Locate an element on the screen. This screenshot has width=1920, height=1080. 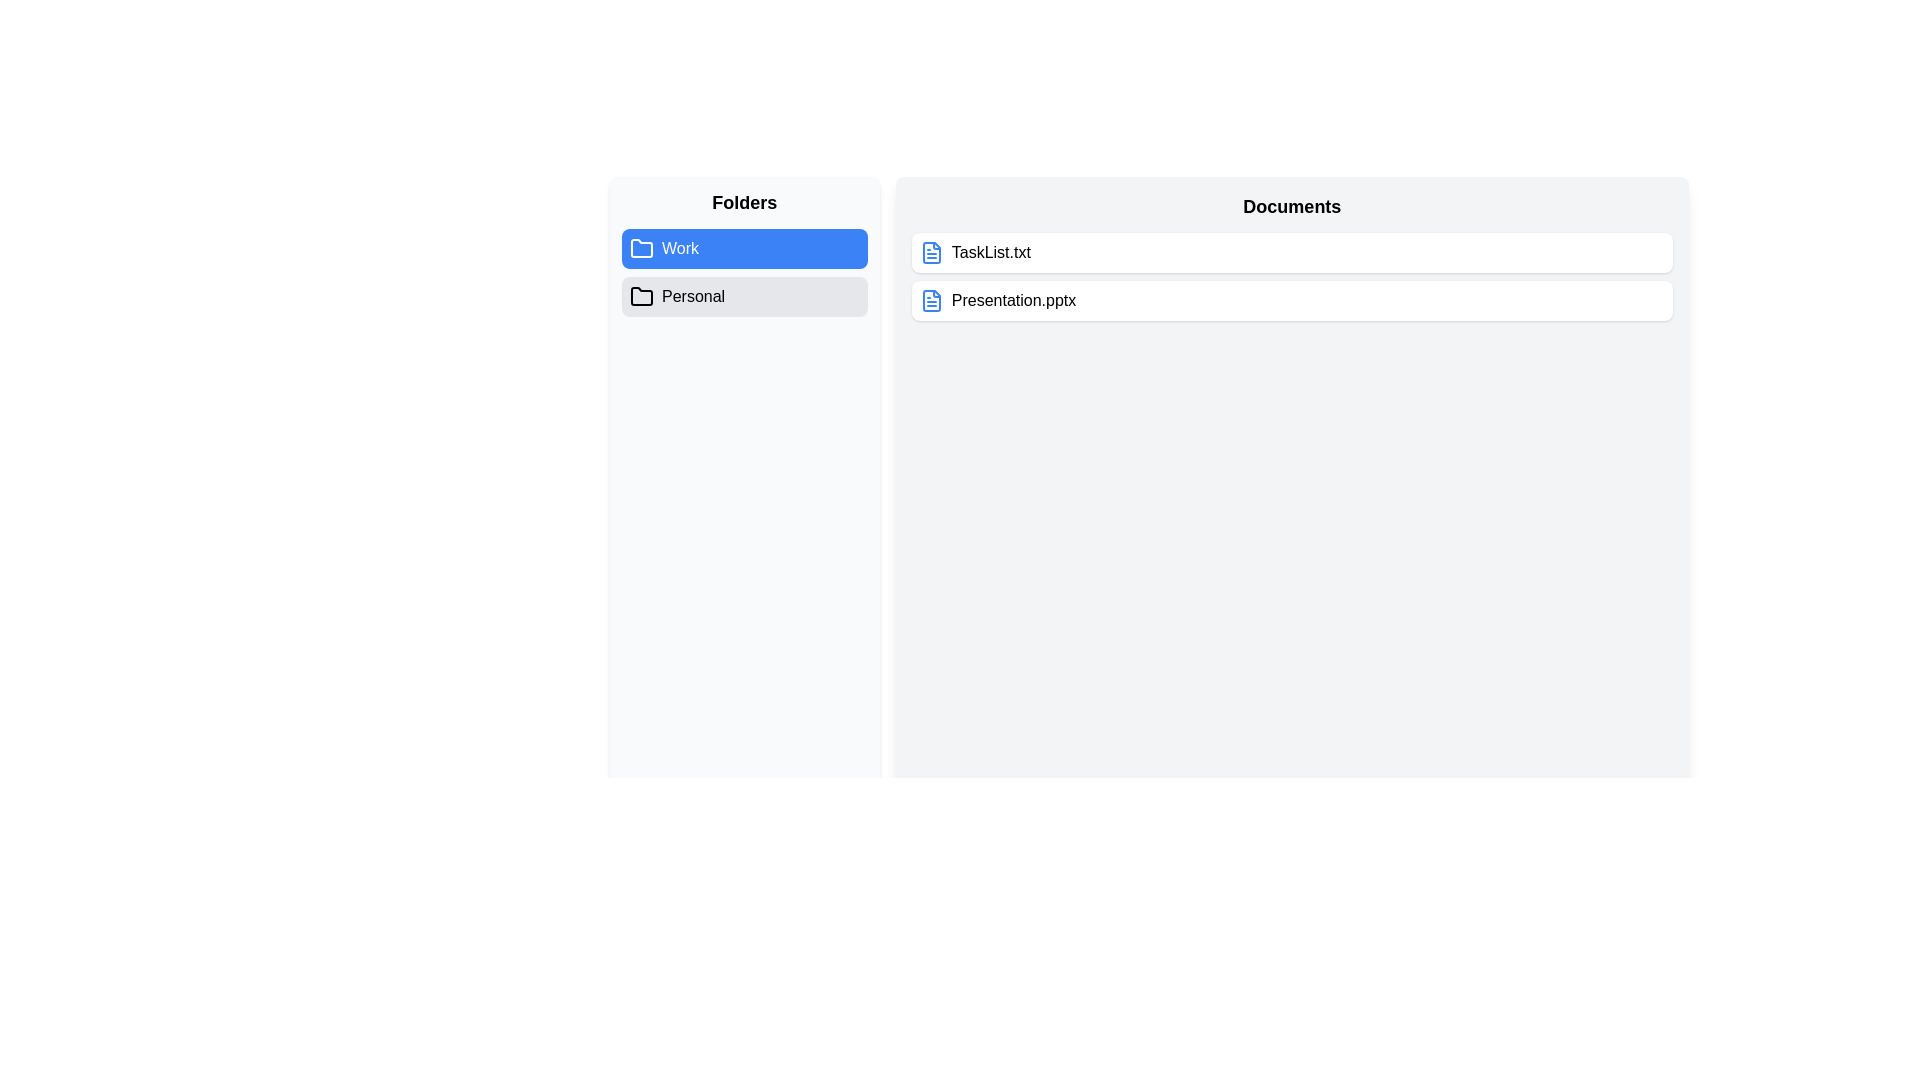
the Header text located at the top of the sidebar section on the left side of the user interface, which indicates that the section contains folder-related items is located at coordinates (743, 203).